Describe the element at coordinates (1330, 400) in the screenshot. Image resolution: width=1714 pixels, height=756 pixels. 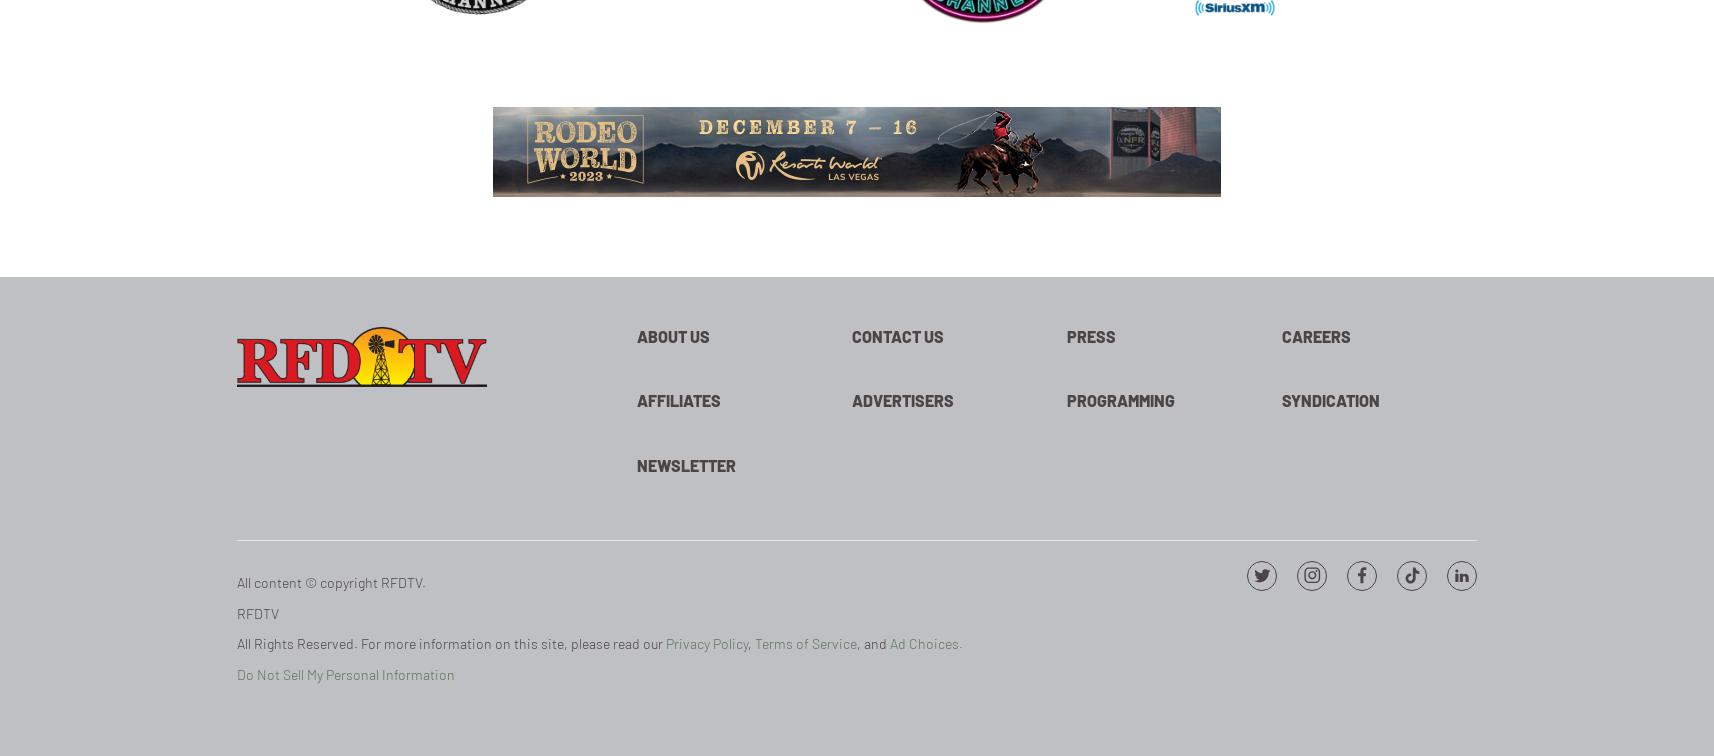
I see `'Syndication'` at that location.